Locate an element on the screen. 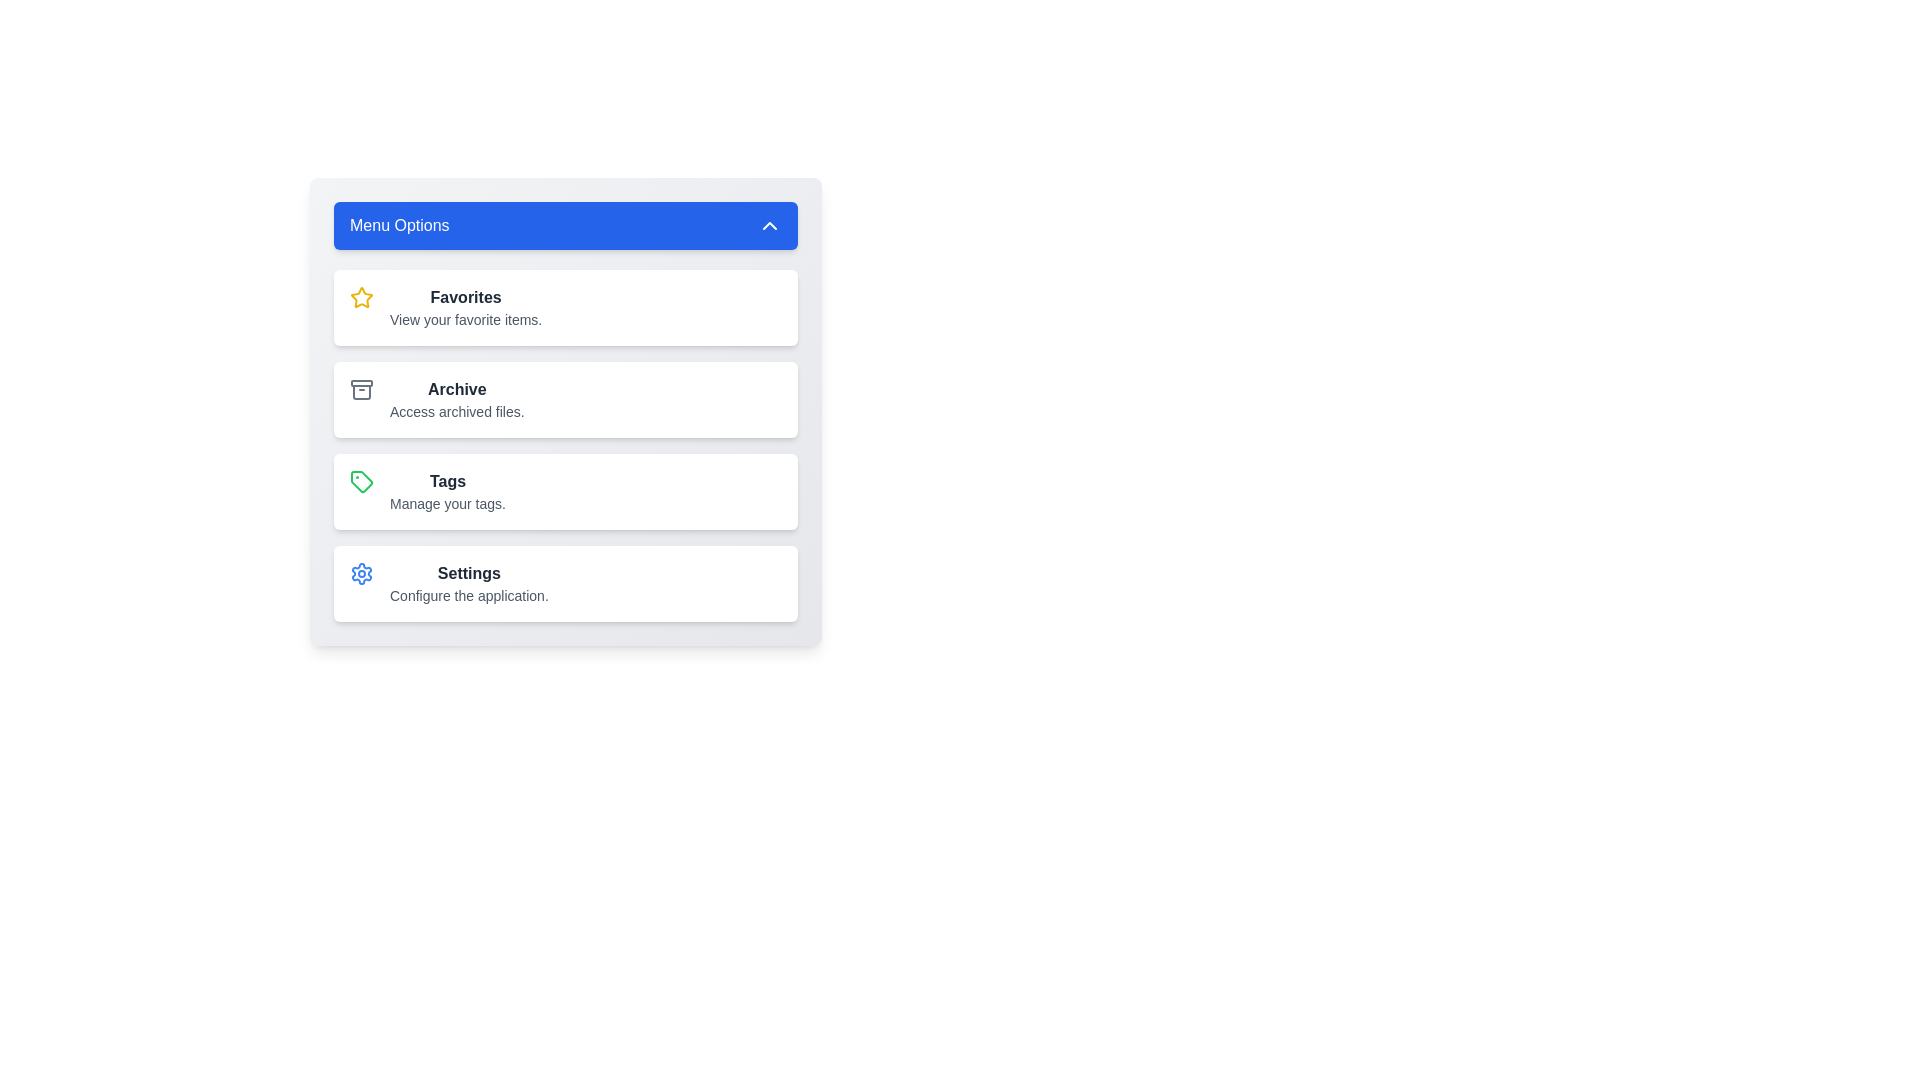 The width and height of the screenshot is (1920, 1080). text content of the menu item labeled 'Archive' located in the second position of a vertical list in a menu, below 'Favorites' and above 'Tags' is located at coordinates (456, 400).